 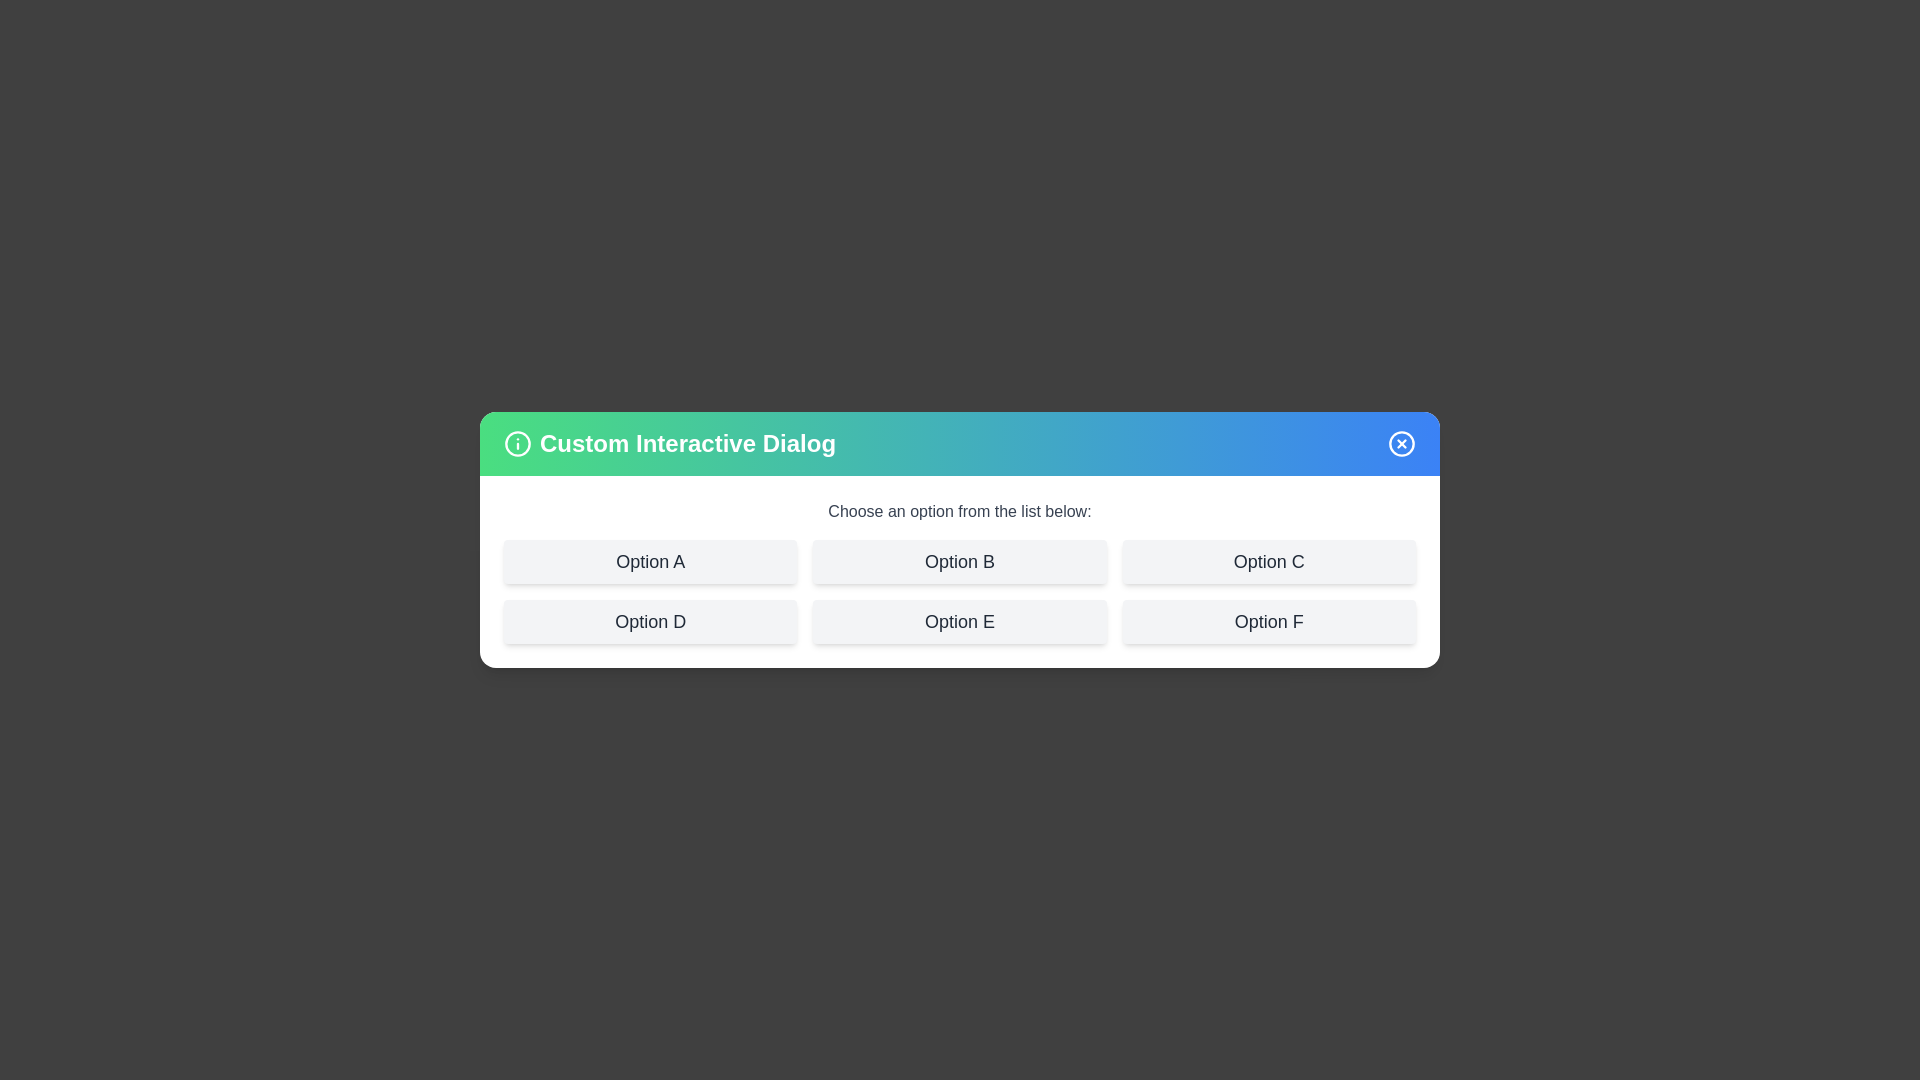 I want to click on the option Option F from the list, so click(x=1267, y=620).